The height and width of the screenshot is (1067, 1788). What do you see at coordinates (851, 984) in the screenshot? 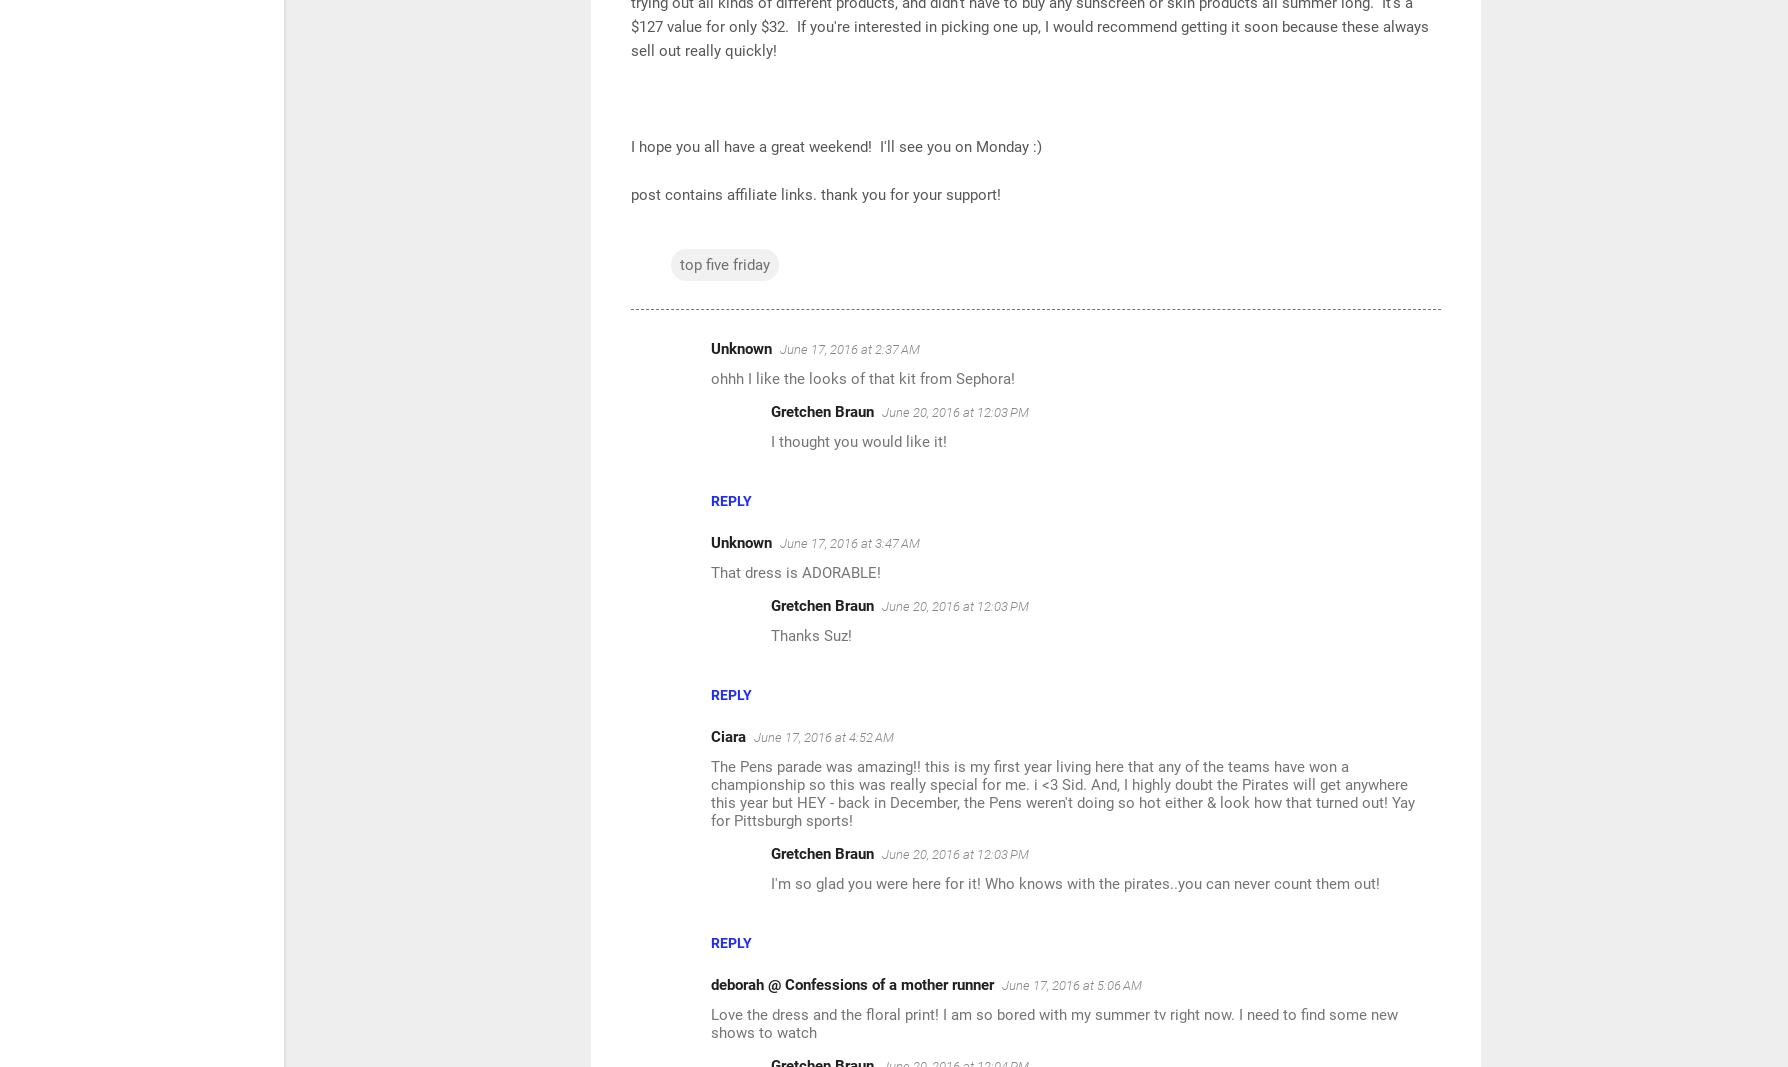
I see `'deborah @ Confessions of a mother runner'` at bounding box center [851, 984].